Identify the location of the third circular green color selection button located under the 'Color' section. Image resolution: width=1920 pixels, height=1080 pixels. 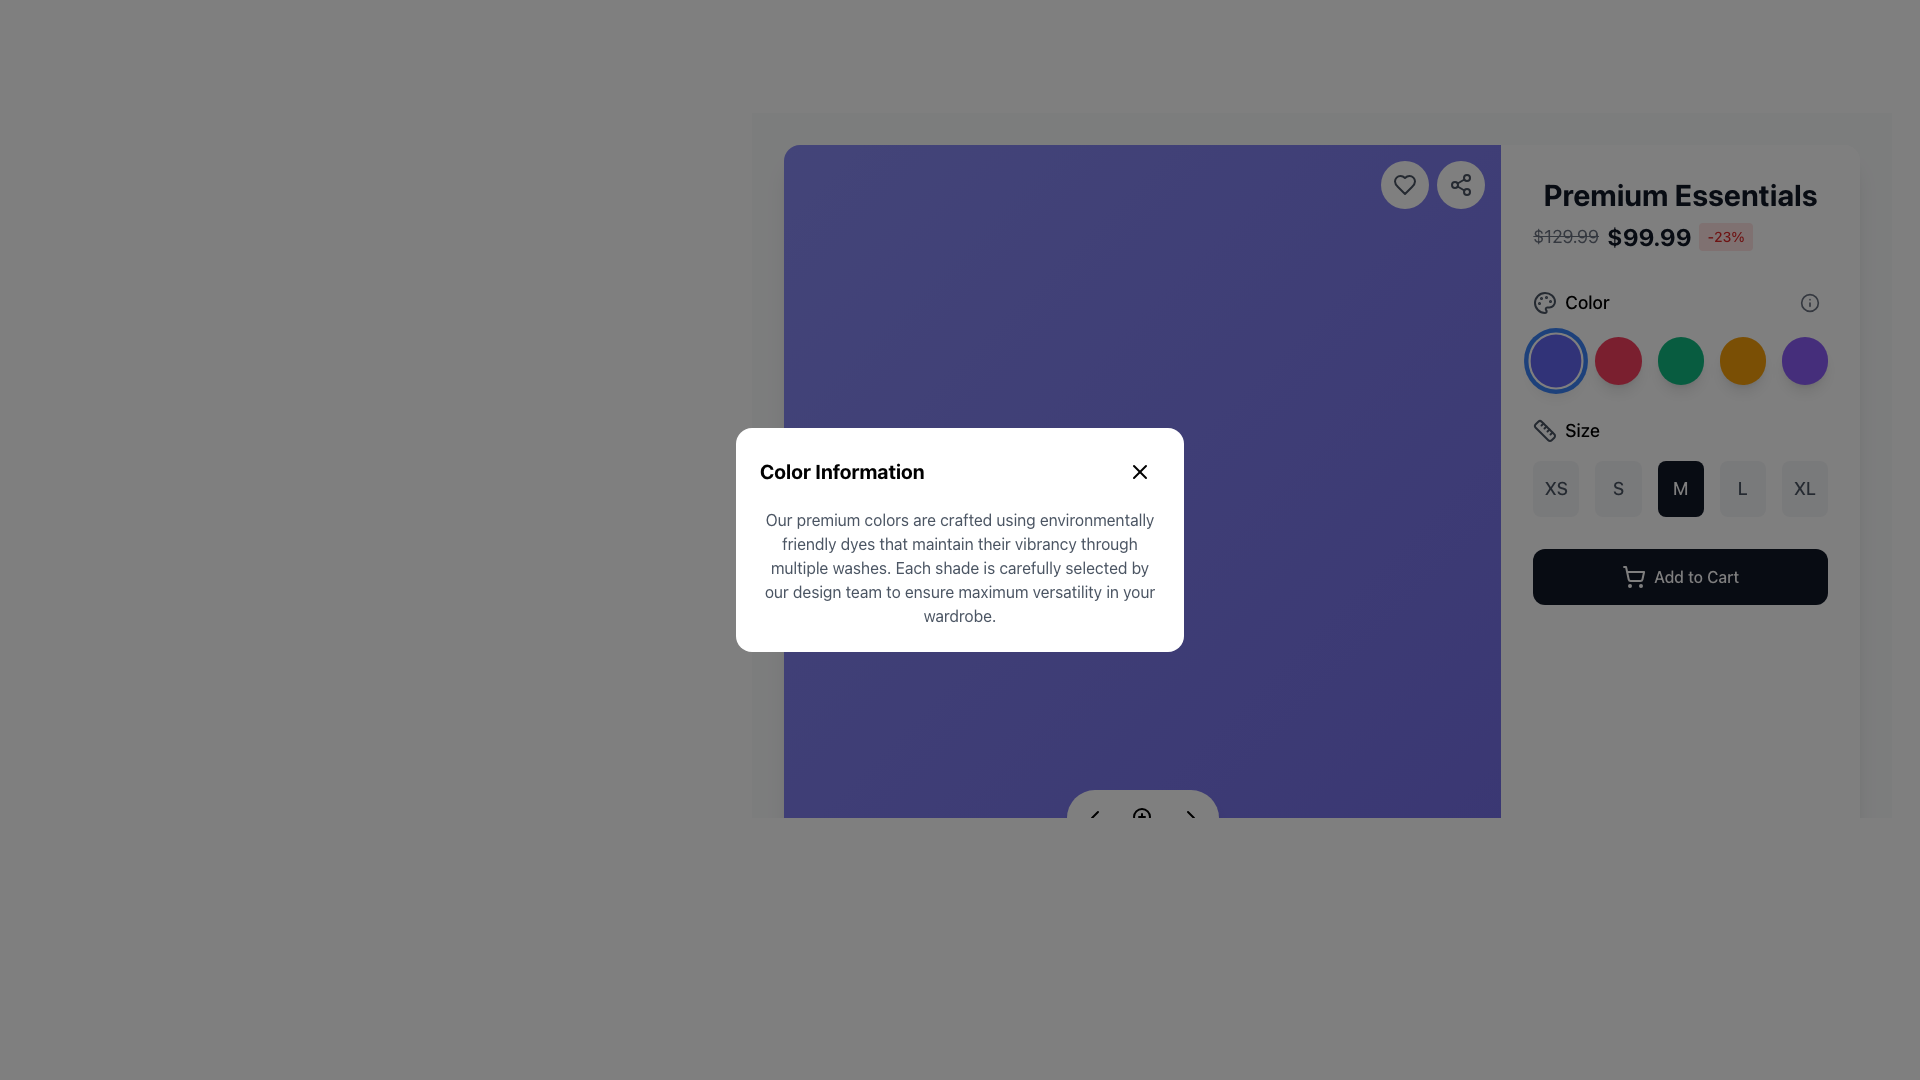
(1680, 334).